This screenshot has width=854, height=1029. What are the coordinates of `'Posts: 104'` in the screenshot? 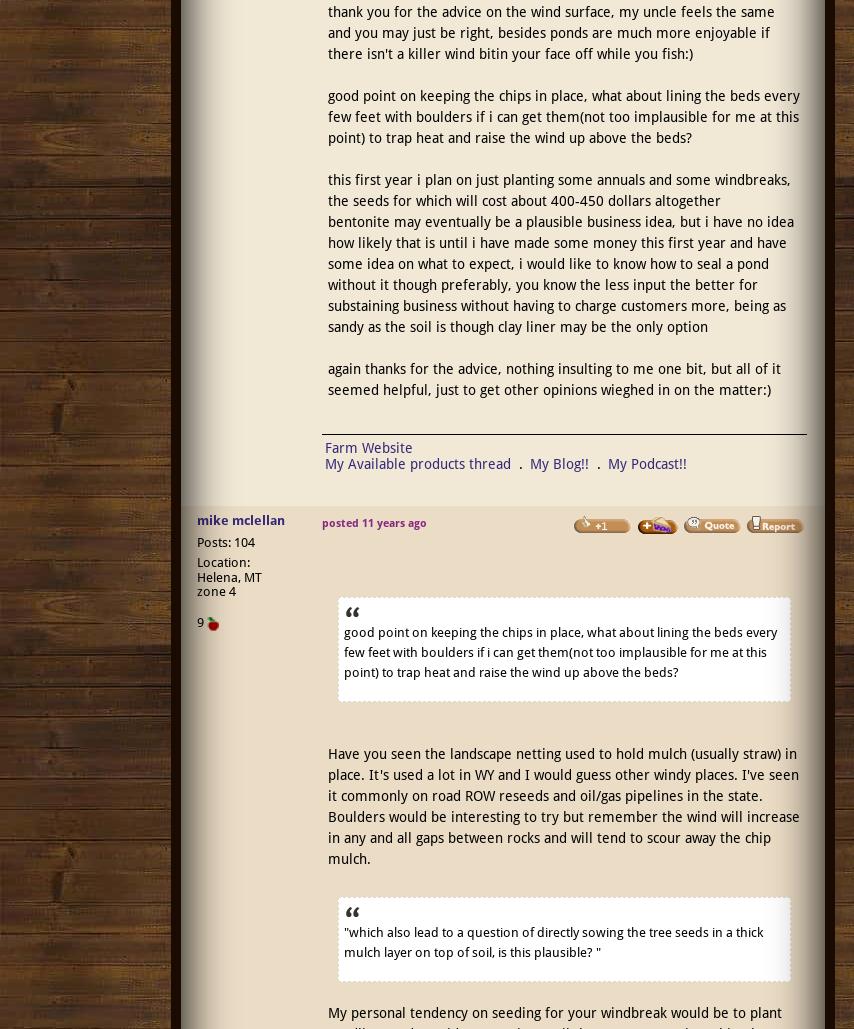 It's located at (225, 541).